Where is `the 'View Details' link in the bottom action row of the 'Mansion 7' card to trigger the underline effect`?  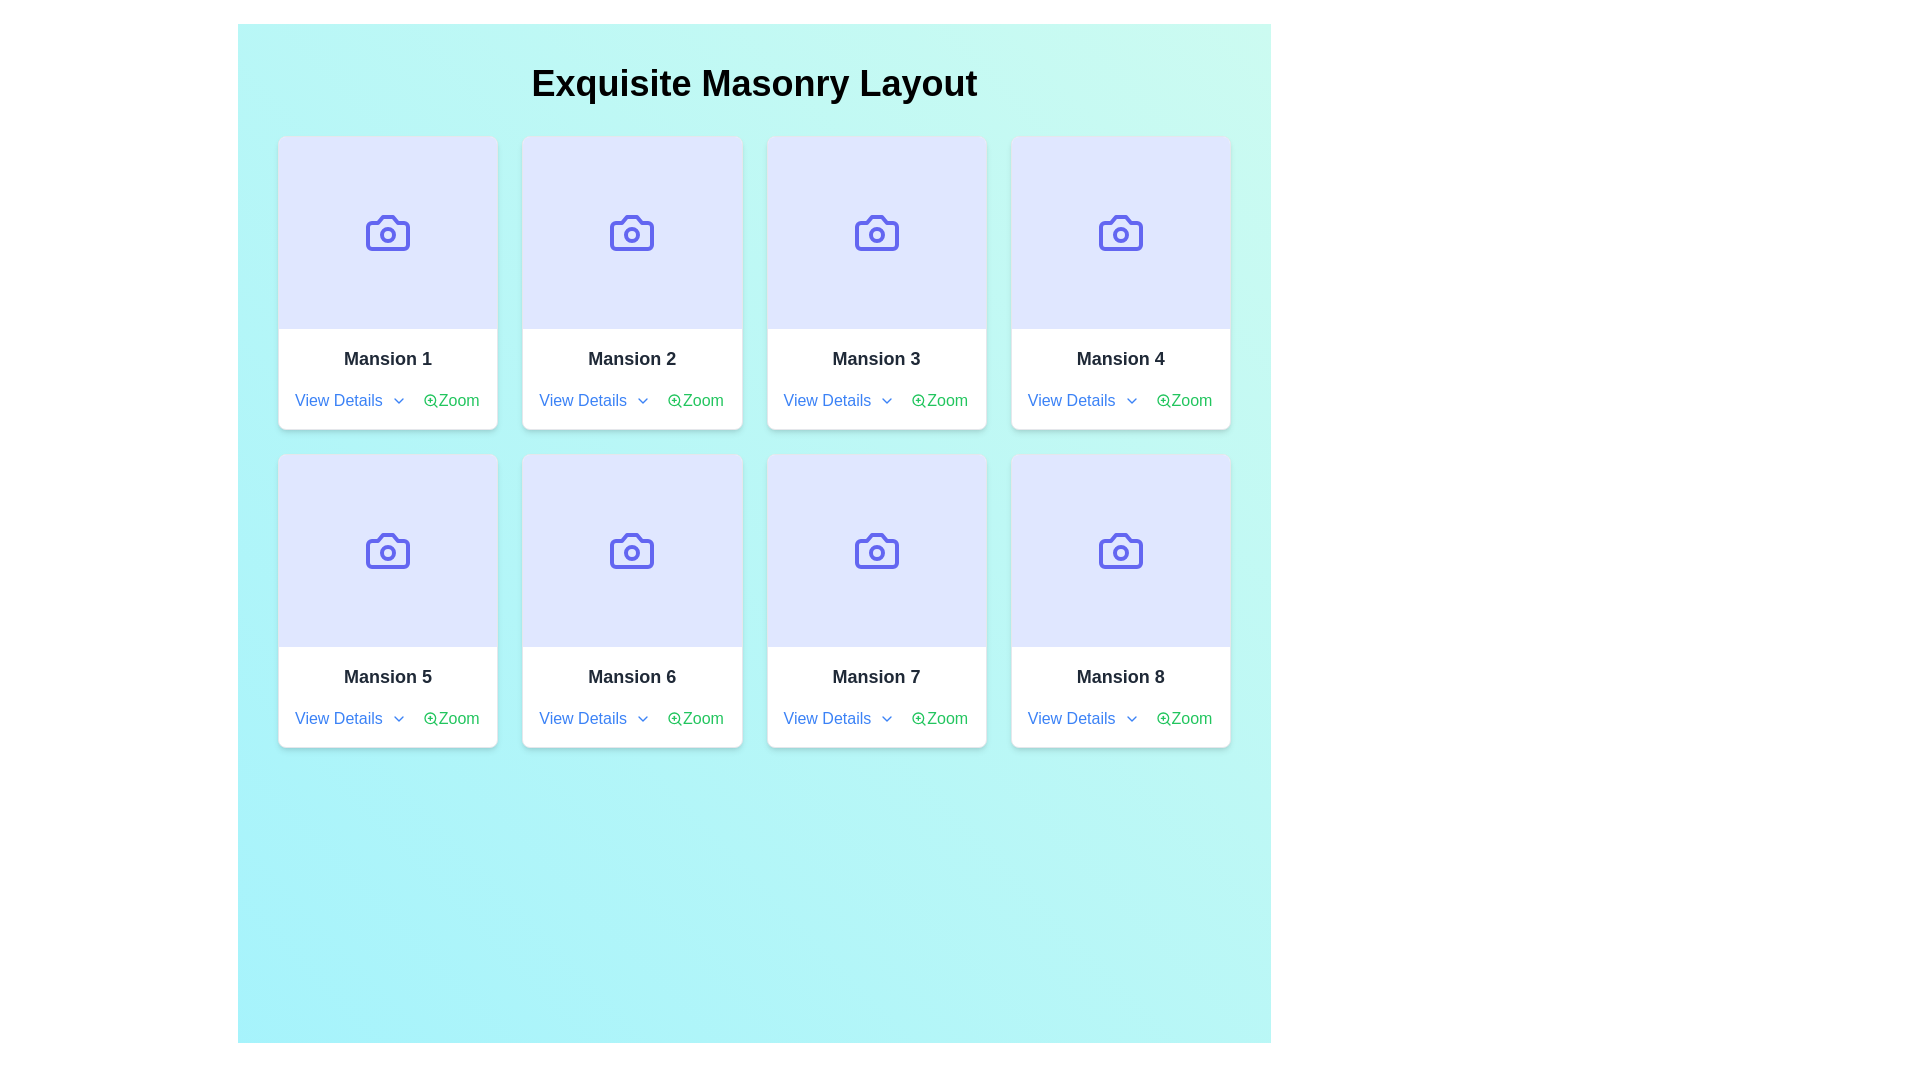
the 'View Details' link in the bottom action row of the 'Mansion 7' card to trigger the underline effect is located at coordinates (876, 717).